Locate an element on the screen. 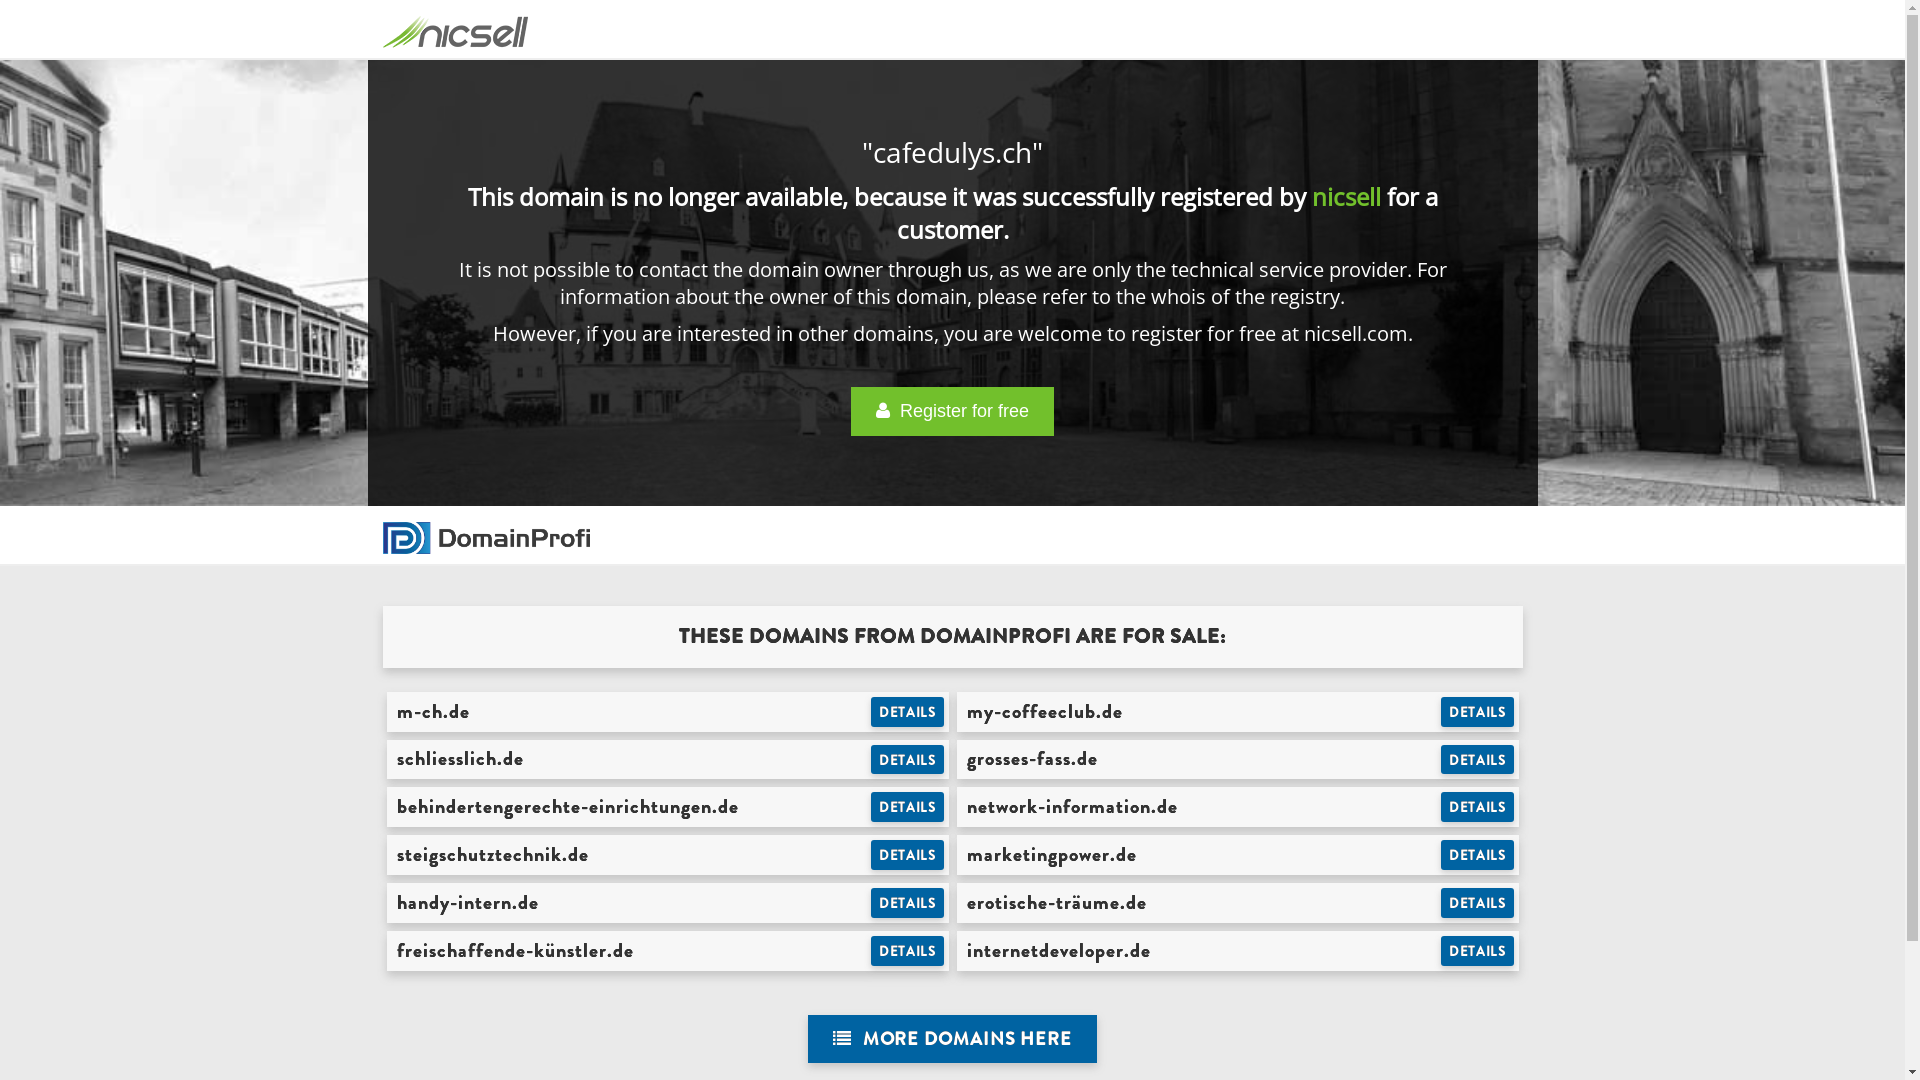 This screenshot has width=1920, height=1080. 'DETAILS' is located at coordinates (906, 805).